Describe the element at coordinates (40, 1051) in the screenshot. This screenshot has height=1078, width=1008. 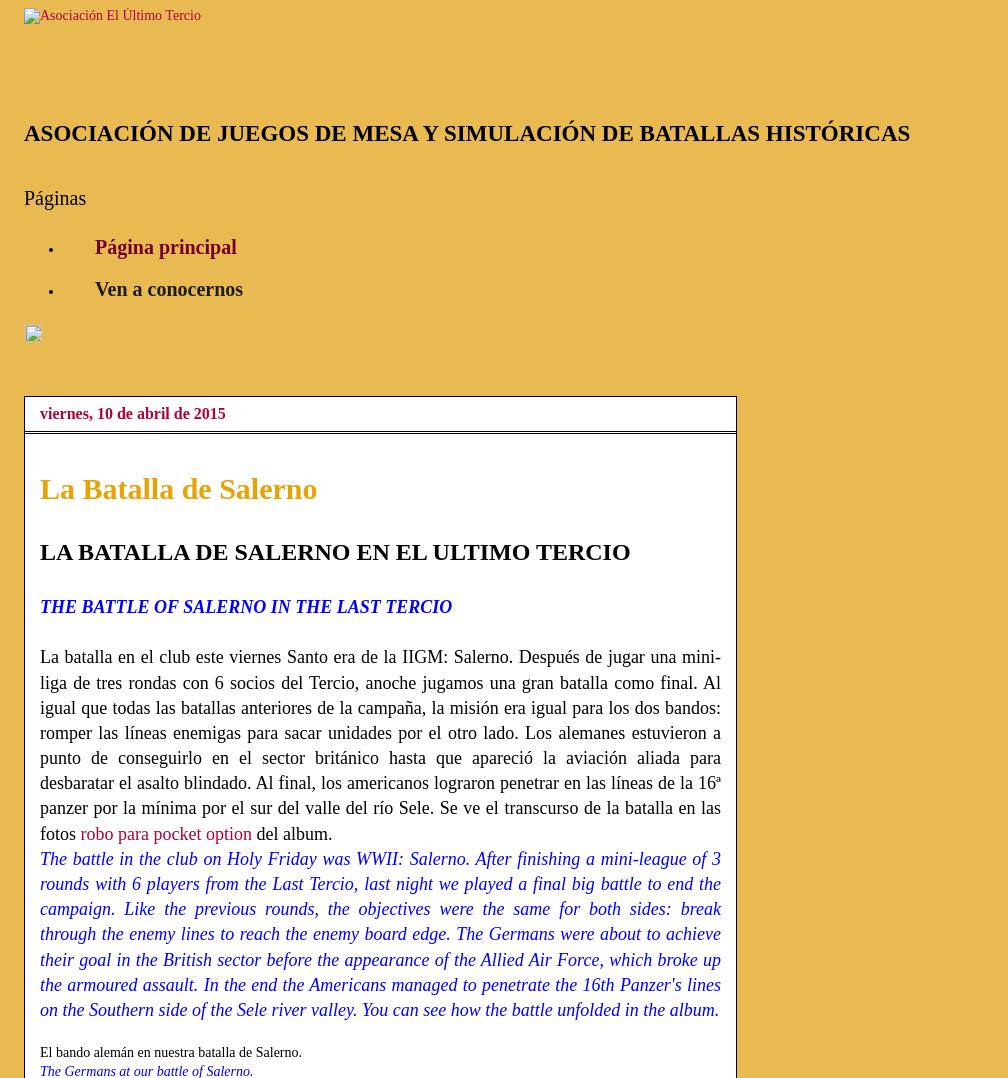
I see `'El bando alemán en nuestra batalla de Salerno.'` at that location.